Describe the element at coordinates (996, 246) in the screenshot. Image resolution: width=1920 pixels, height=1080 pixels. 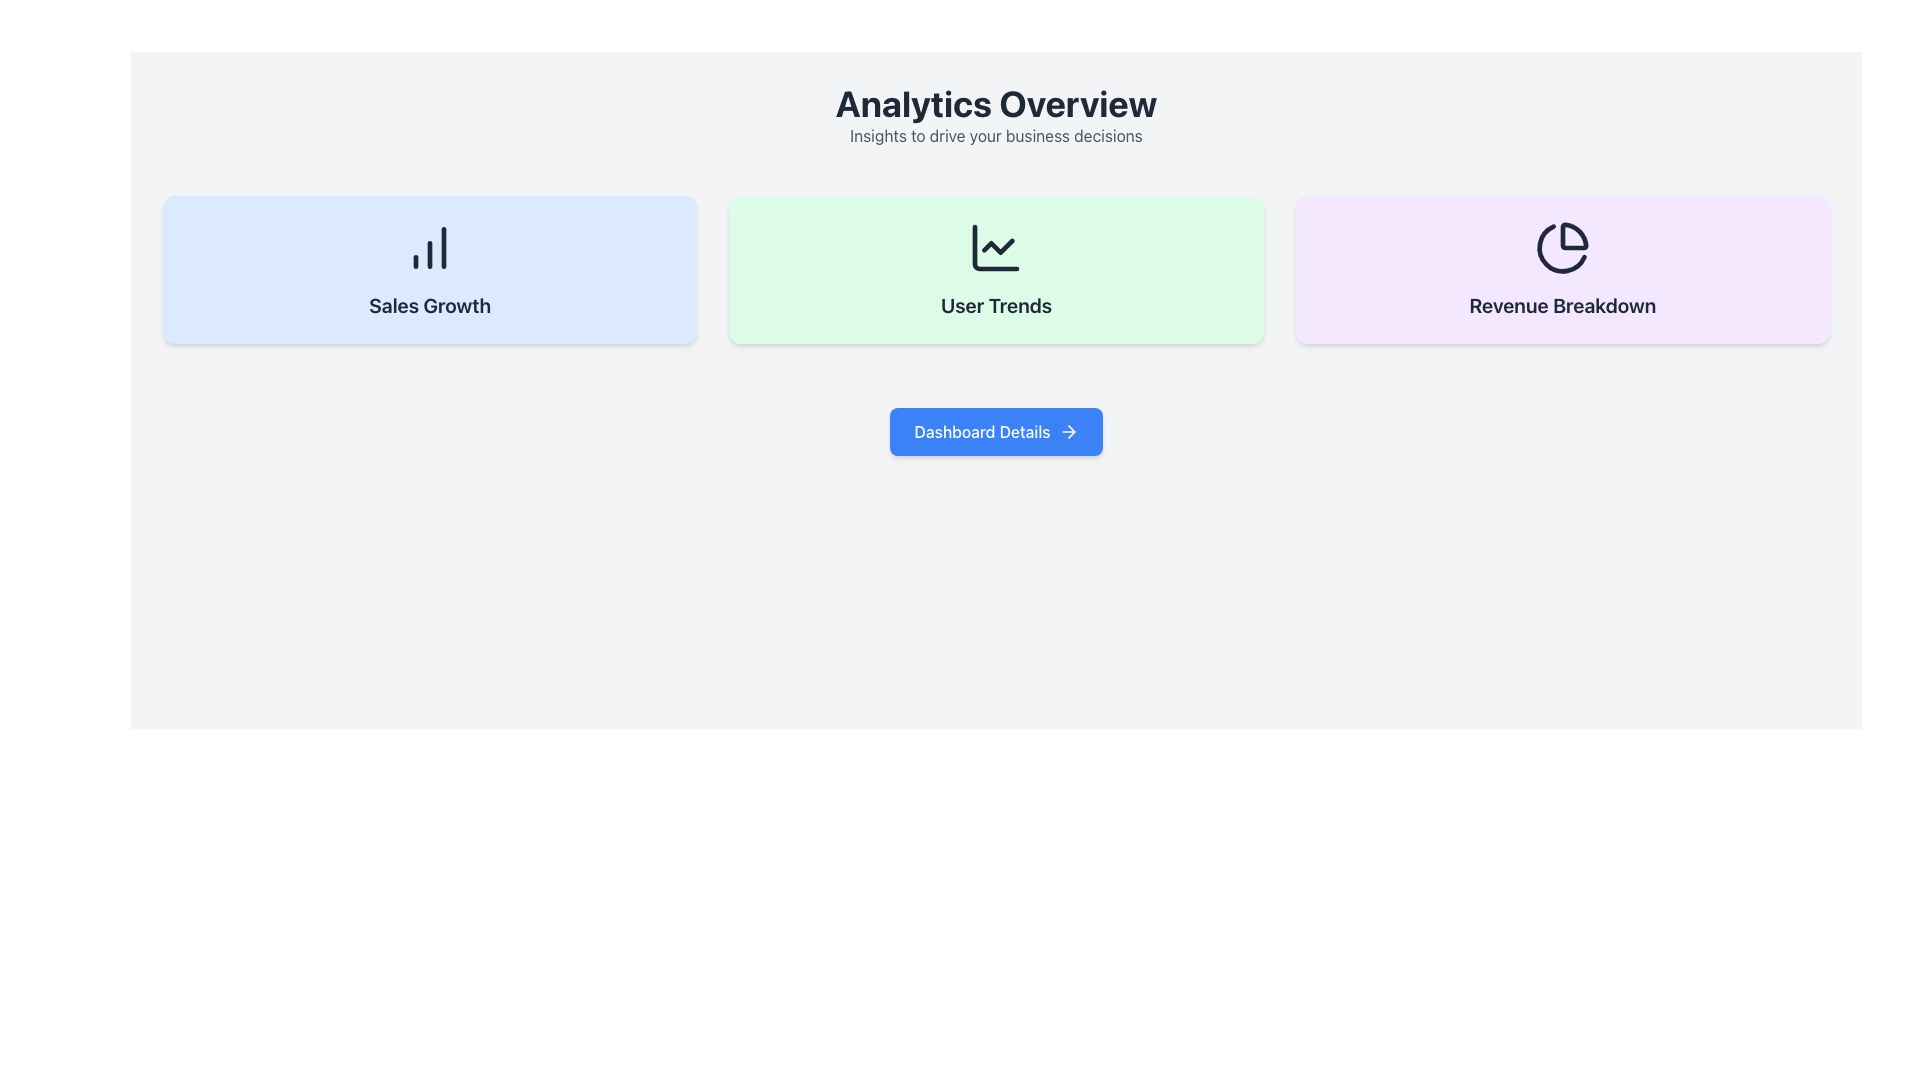
I see `the SVG icon depicting a line chart, which is centrally located in the 'User Trends' green card` at that location.